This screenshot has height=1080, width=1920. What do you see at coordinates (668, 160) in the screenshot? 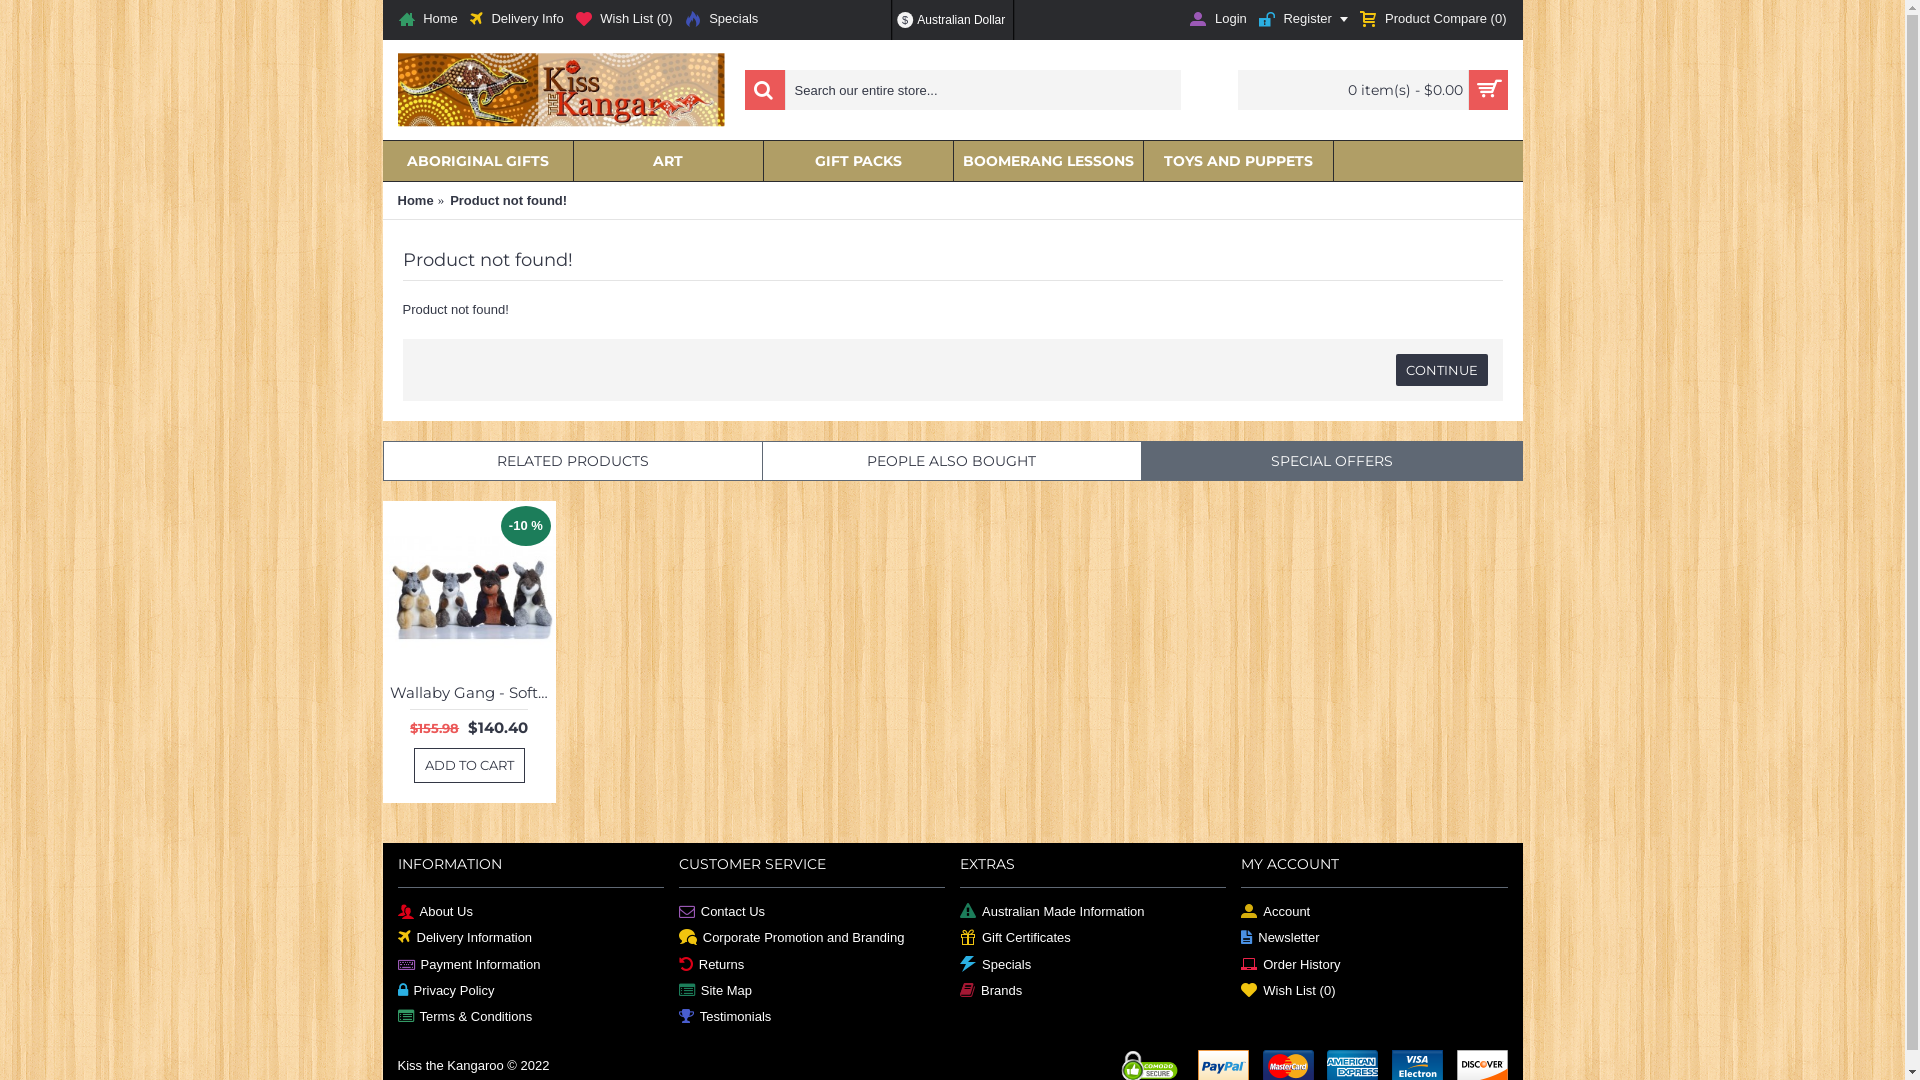
I see `'ART'` at bounding box center [668, 160].